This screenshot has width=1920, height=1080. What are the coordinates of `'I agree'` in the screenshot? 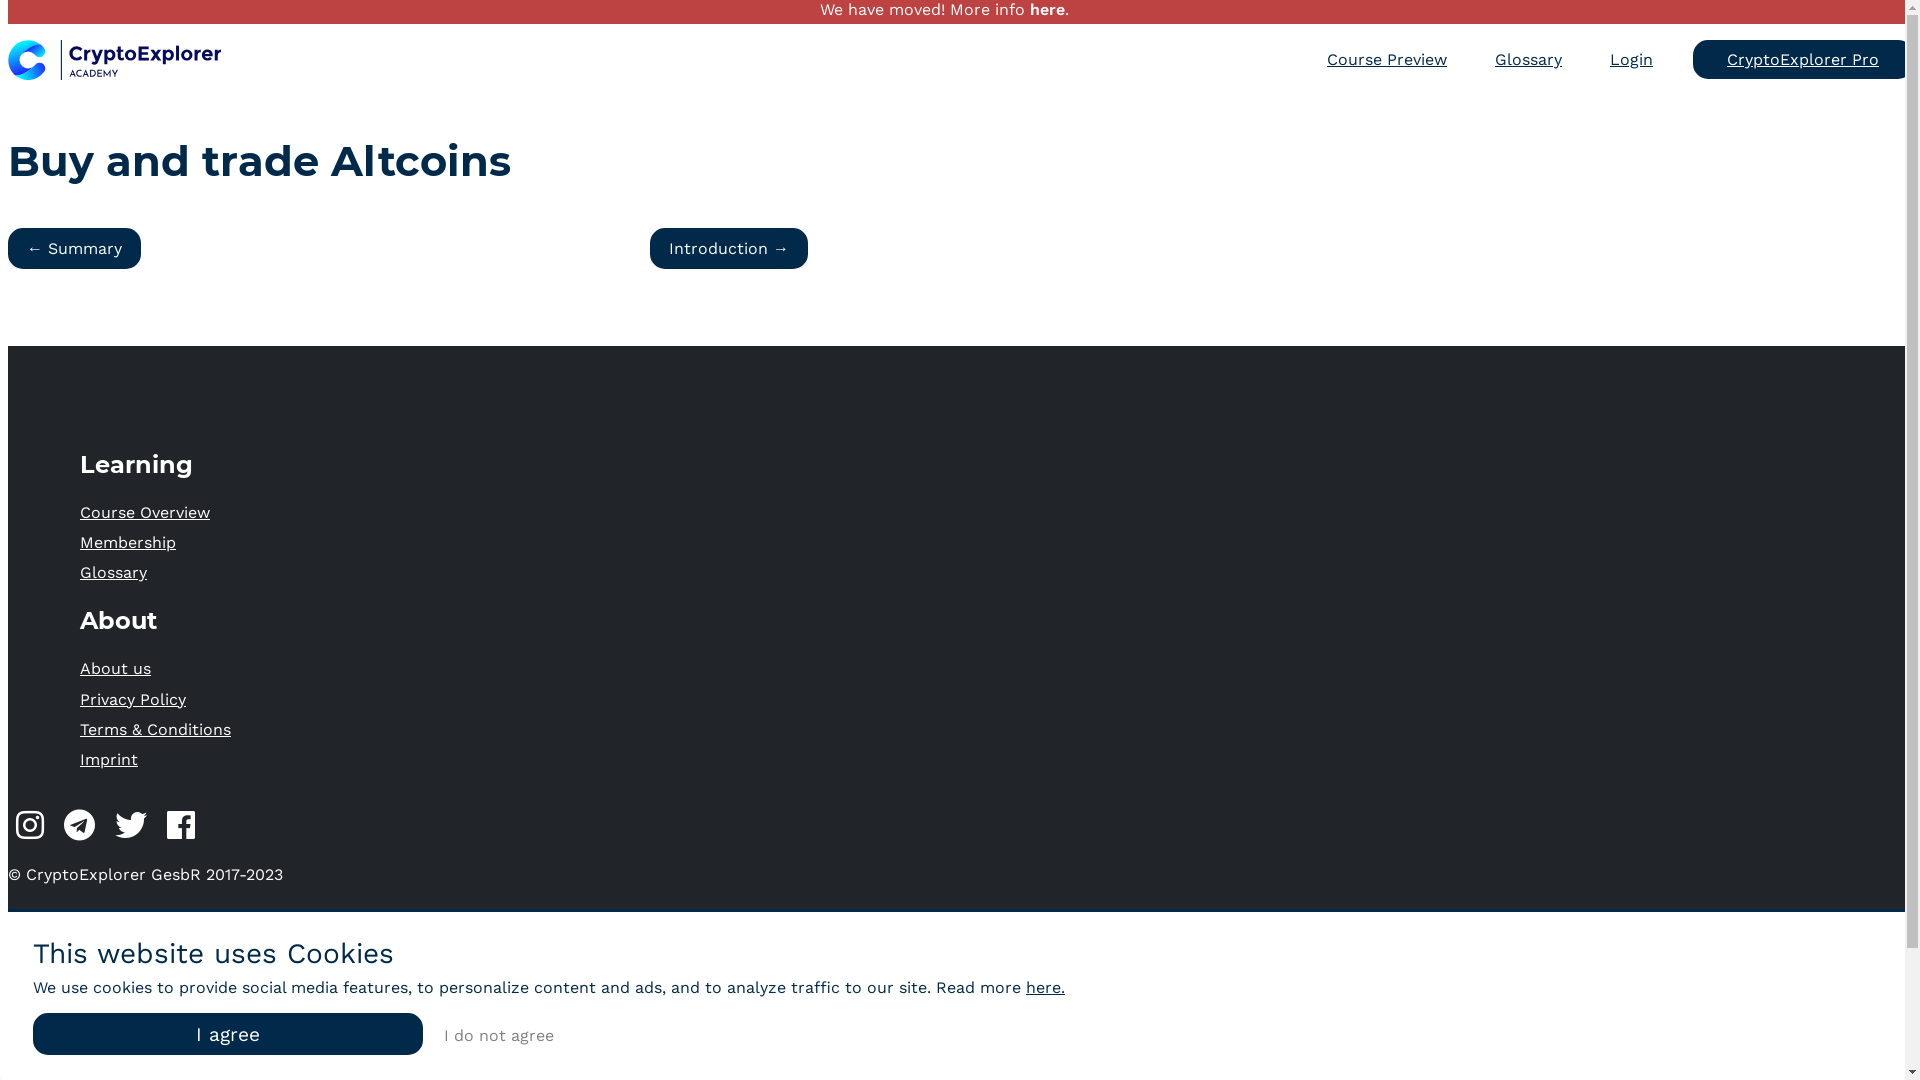 It's located at (227, 1033).